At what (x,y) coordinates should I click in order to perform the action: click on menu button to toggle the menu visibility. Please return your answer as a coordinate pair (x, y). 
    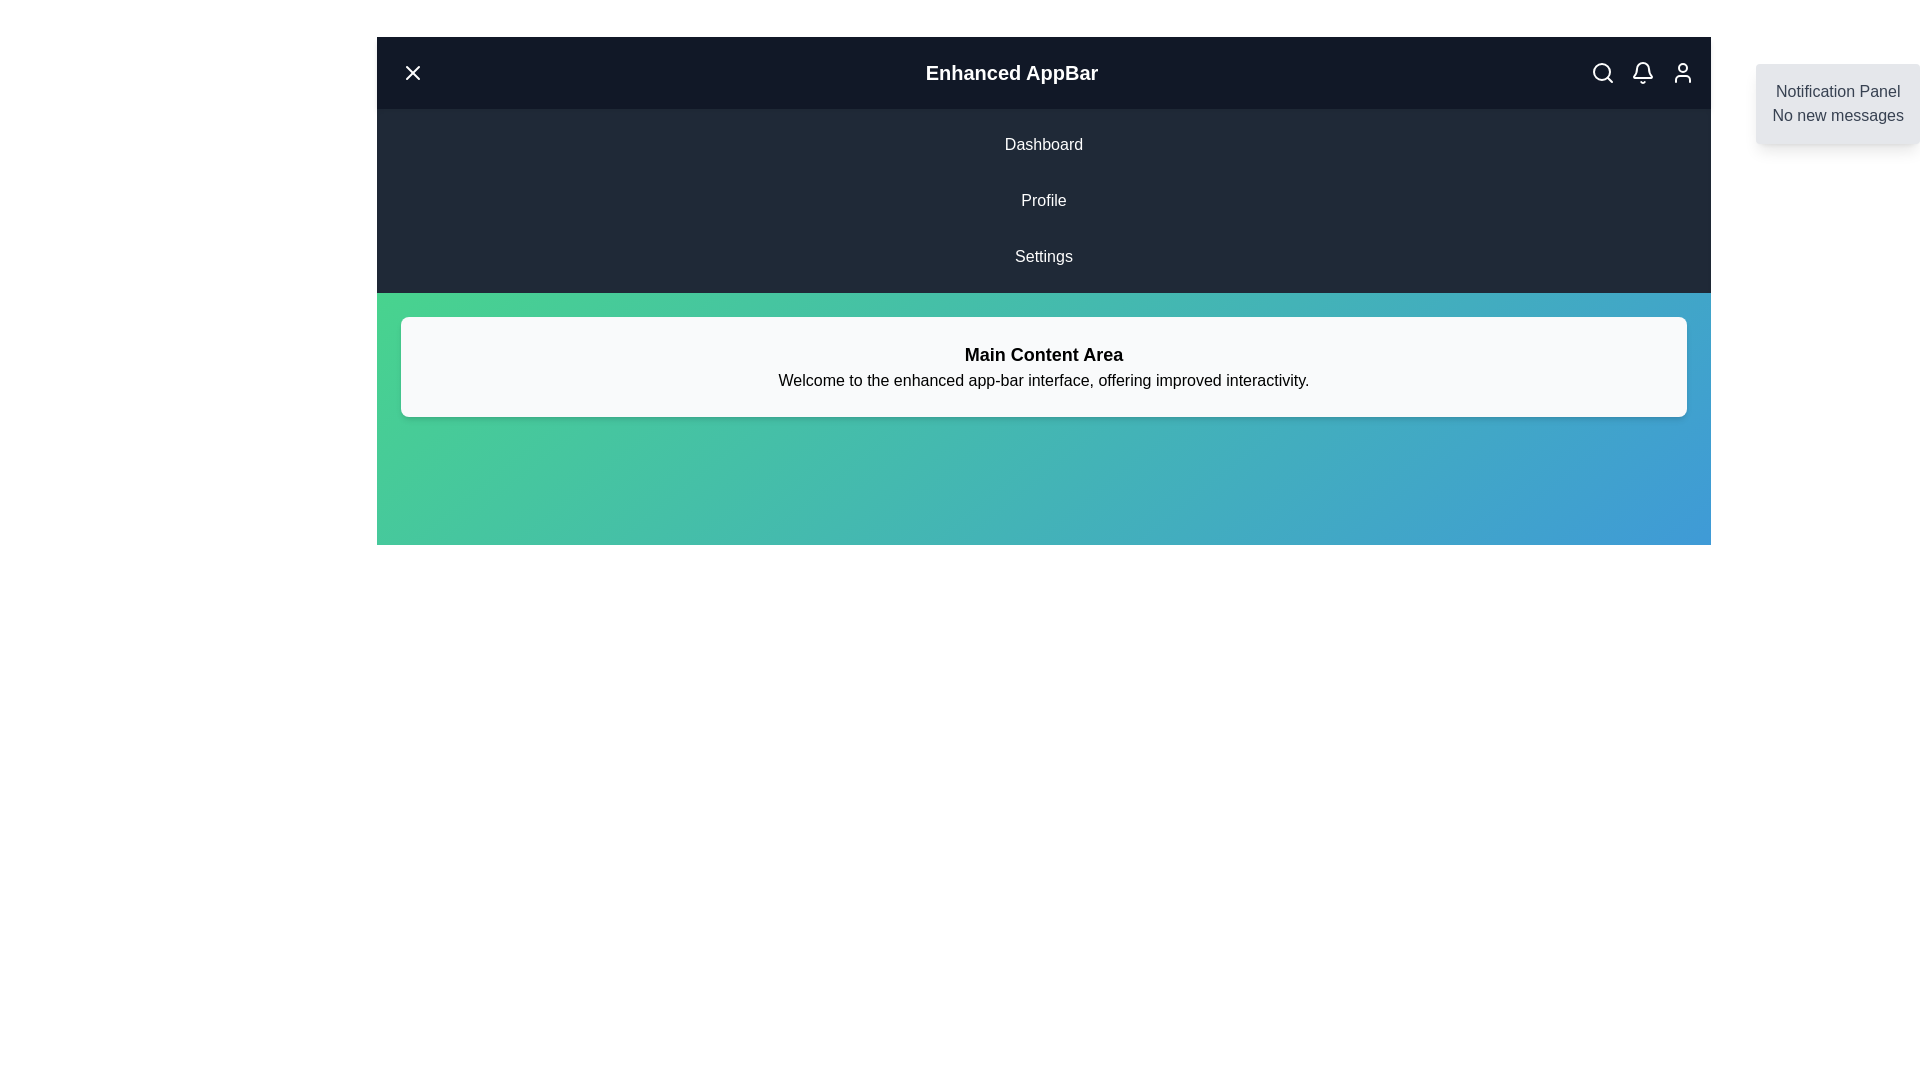
    Looking at the image, I should click on (411, 72).